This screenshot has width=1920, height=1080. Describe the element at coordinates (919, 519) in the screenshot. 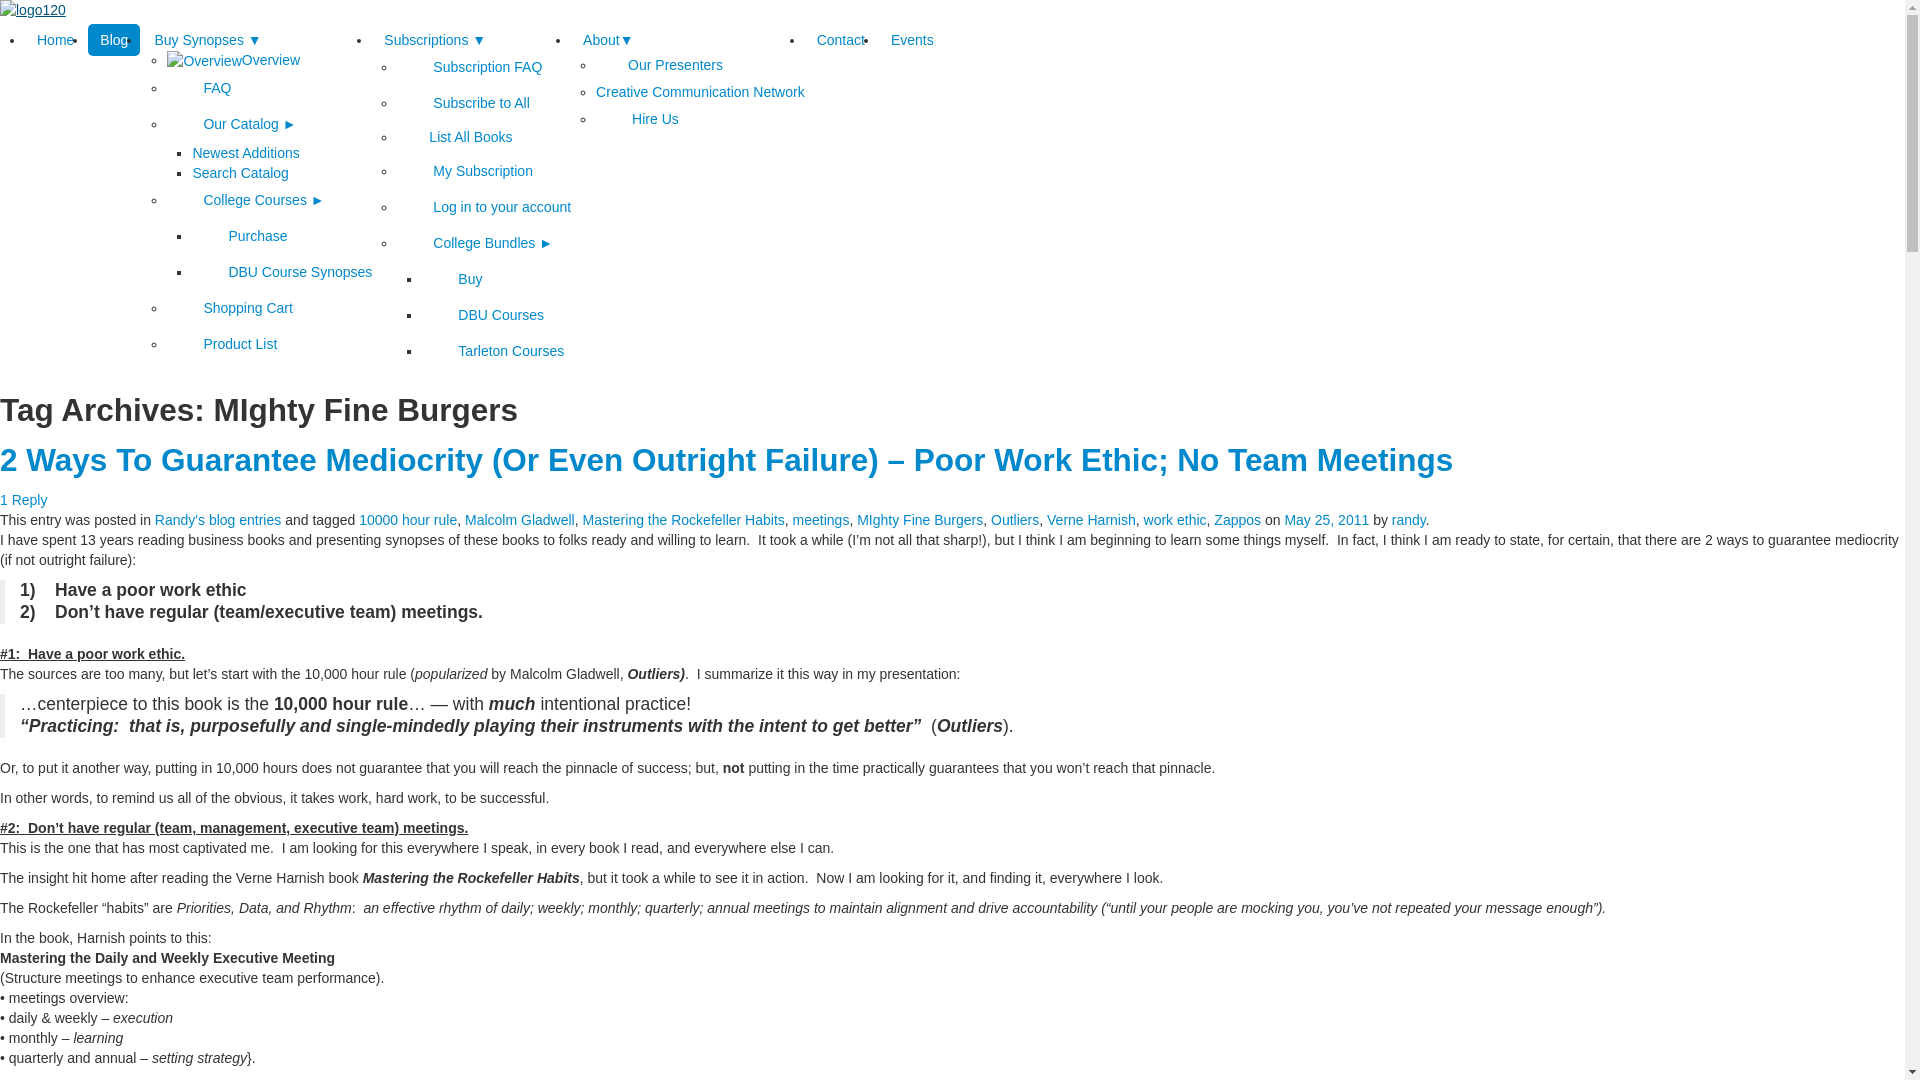

I see `'MIghty Fine Burgers'` at that location.